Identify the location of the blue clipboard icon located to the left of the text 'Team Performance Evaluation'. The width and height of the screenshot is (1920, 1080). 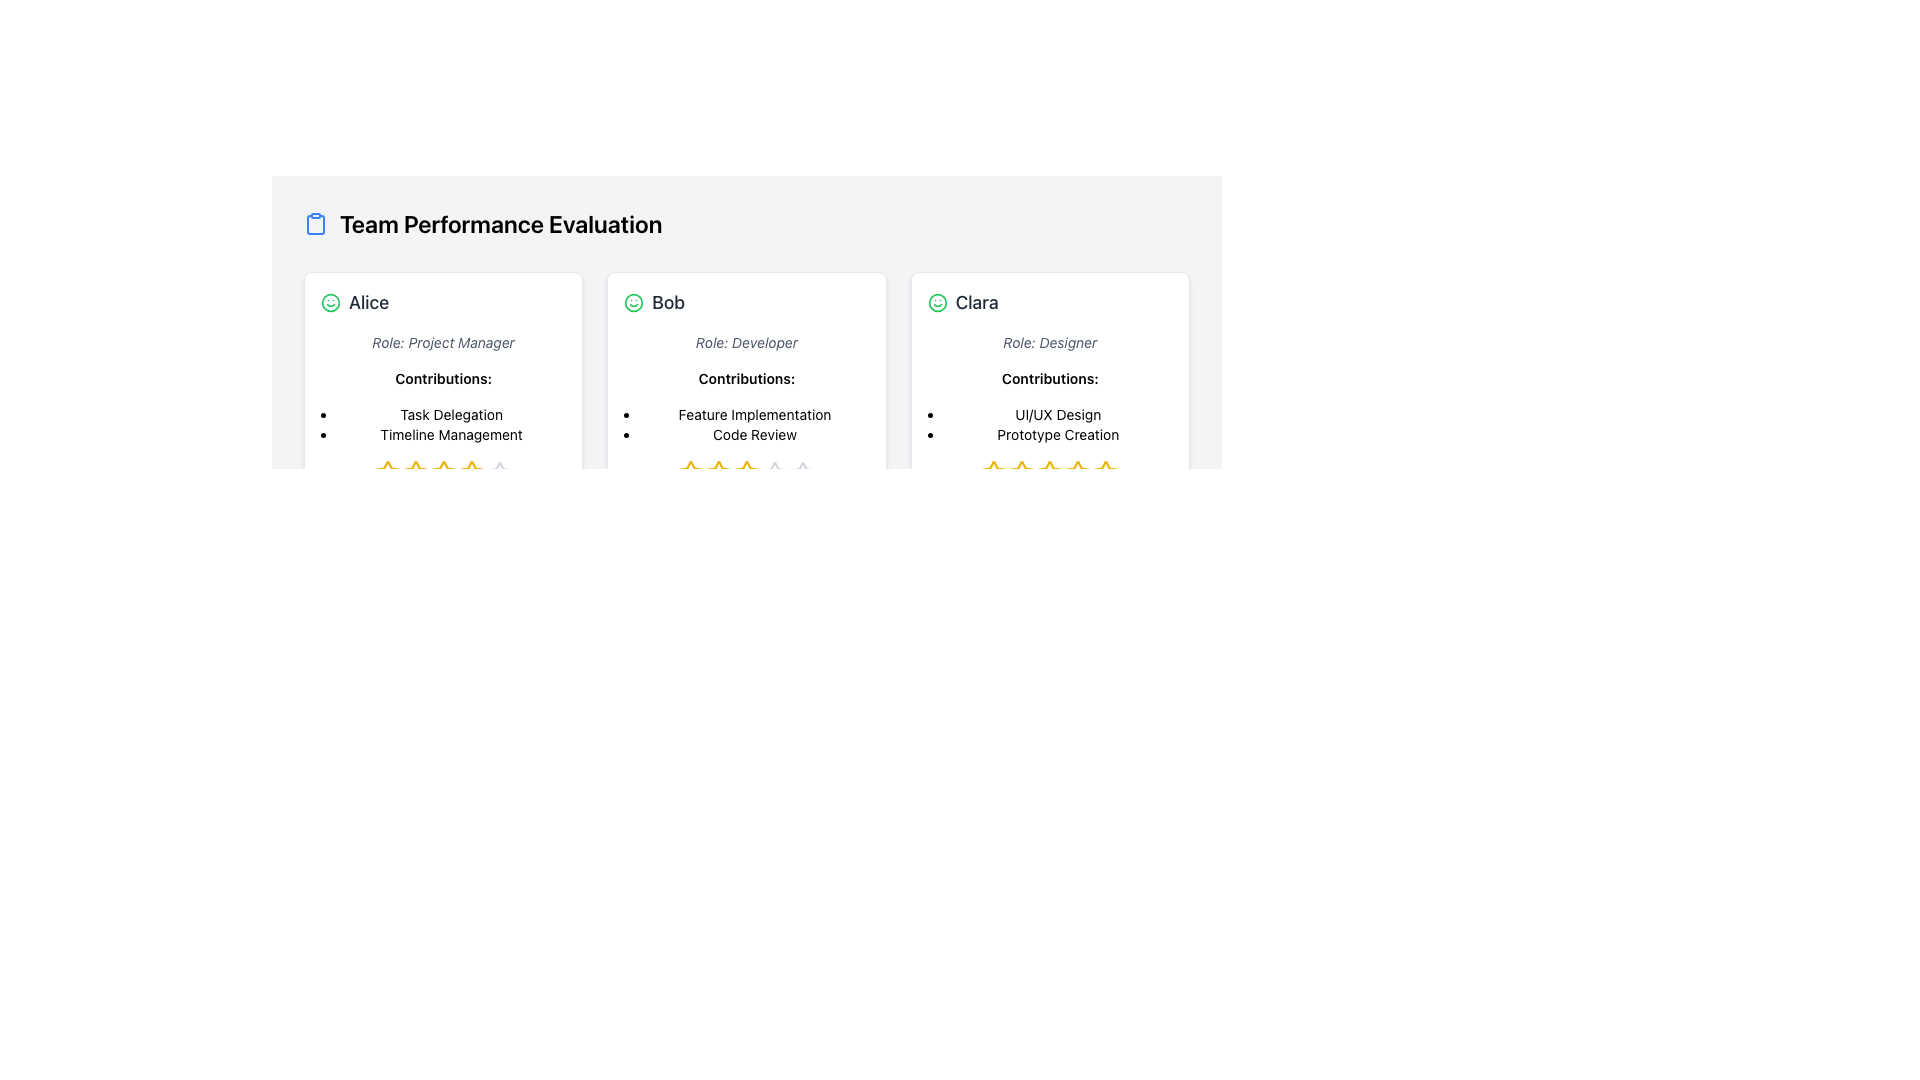
(315, 223).